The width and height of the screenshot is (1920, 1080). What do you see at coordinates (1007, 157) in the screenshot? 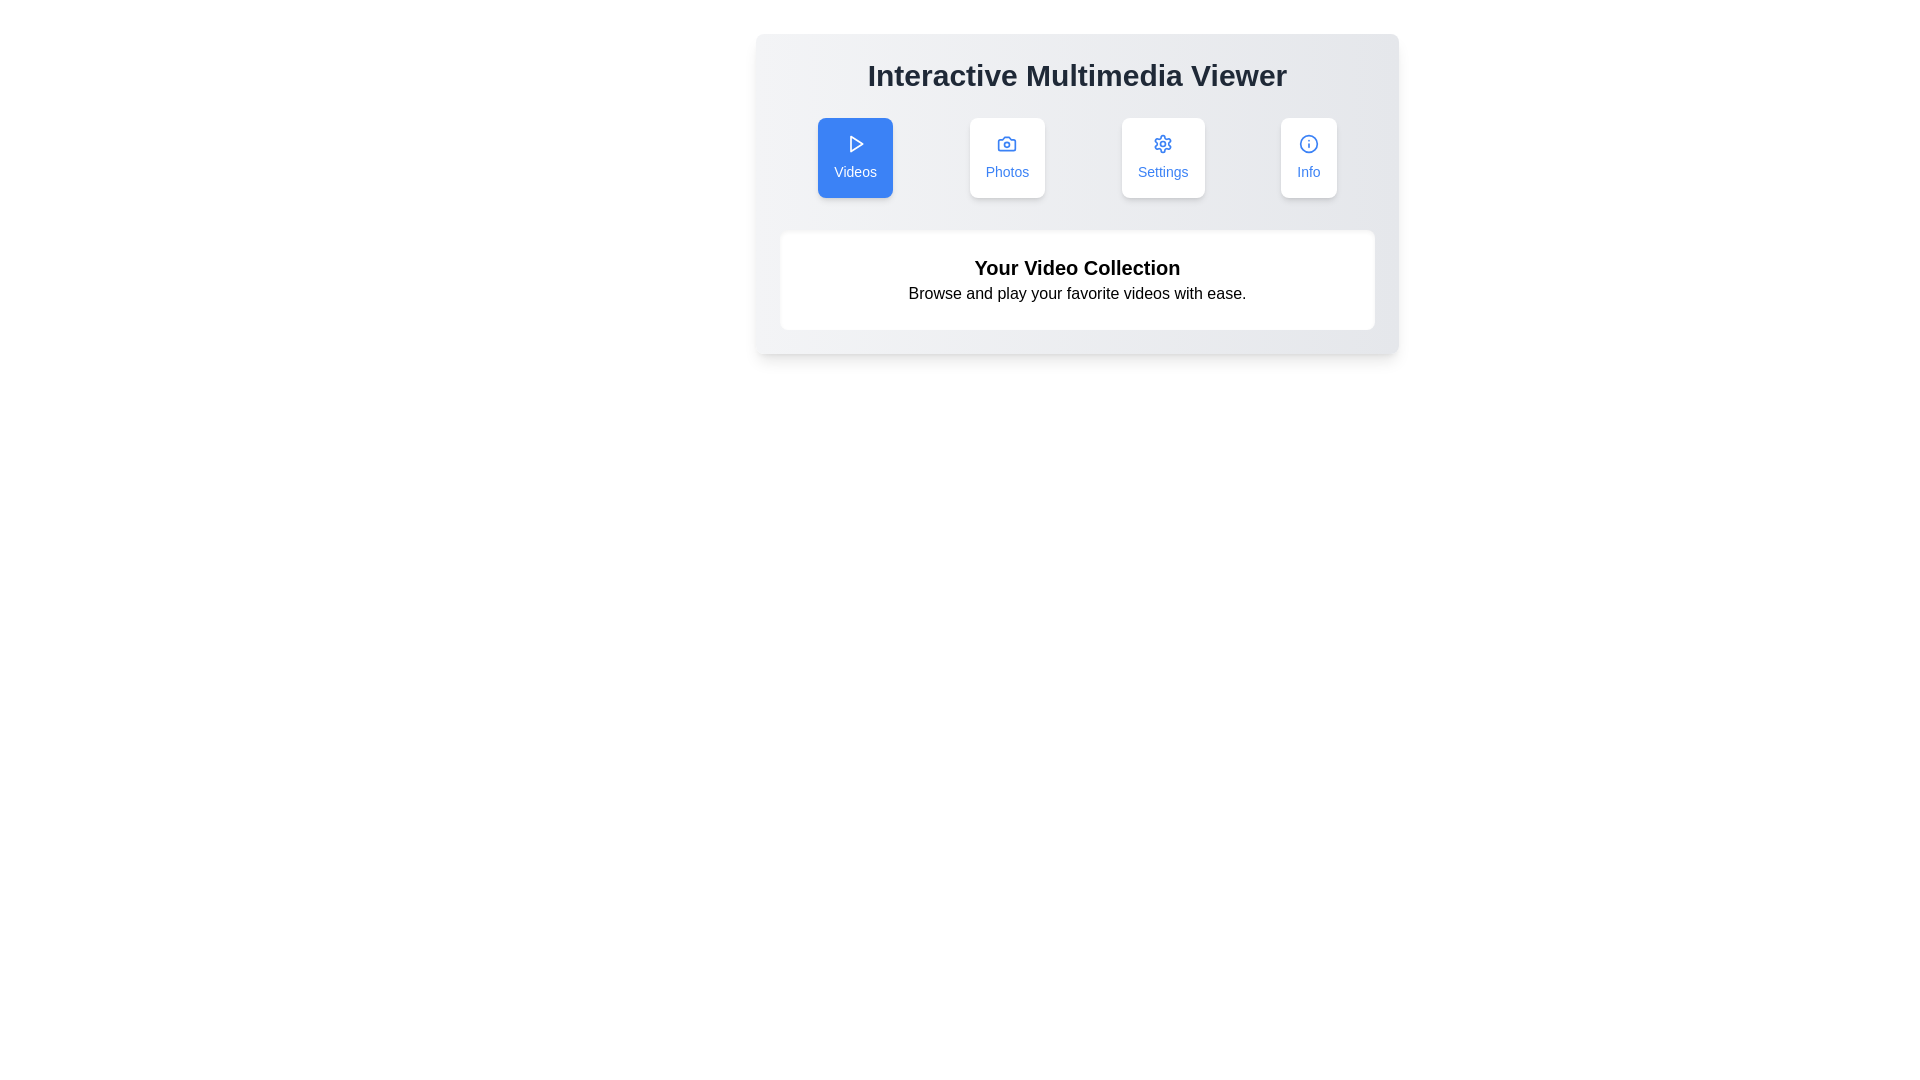
I see `the button labeled 'Photos', which has a white background, a blue camera icon, and blue text` at bounding box center [1007, 157].